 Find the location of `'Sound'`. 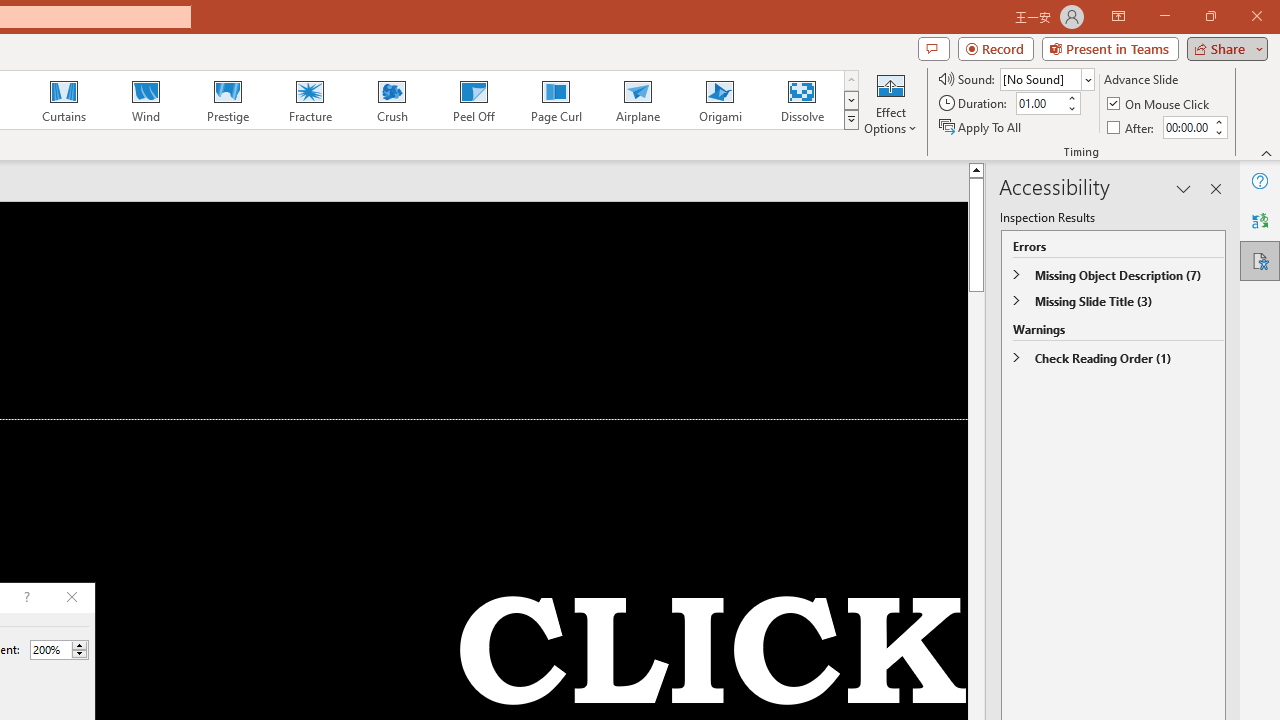

'Sound' is located at coordinates (1046, 78).